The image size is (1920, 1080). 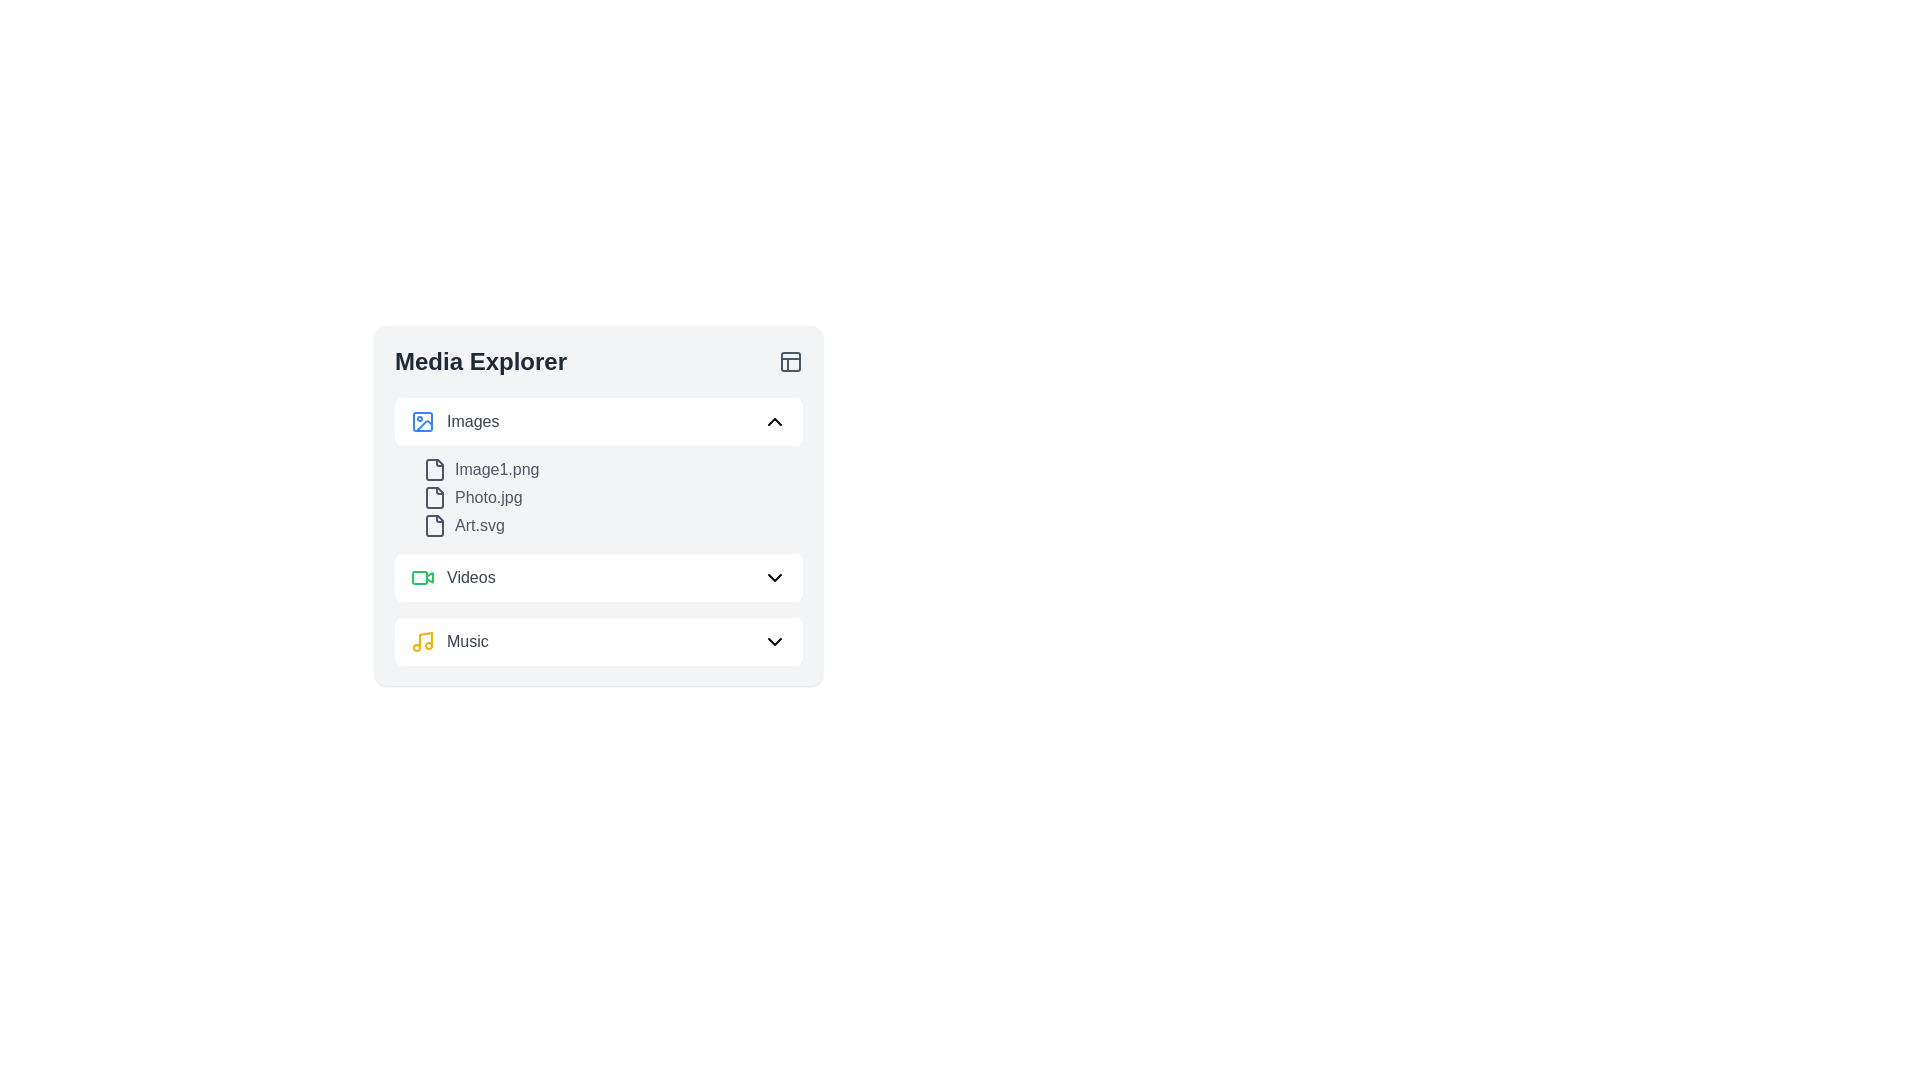 What do you see at coordinates (429, 577) in the screenshot?
I see `the triangular play button component of the green video camera SVG icon located in the 'Media Explorer' section, adjacent to the 'Videos' text` at bounding box center [429, 577].